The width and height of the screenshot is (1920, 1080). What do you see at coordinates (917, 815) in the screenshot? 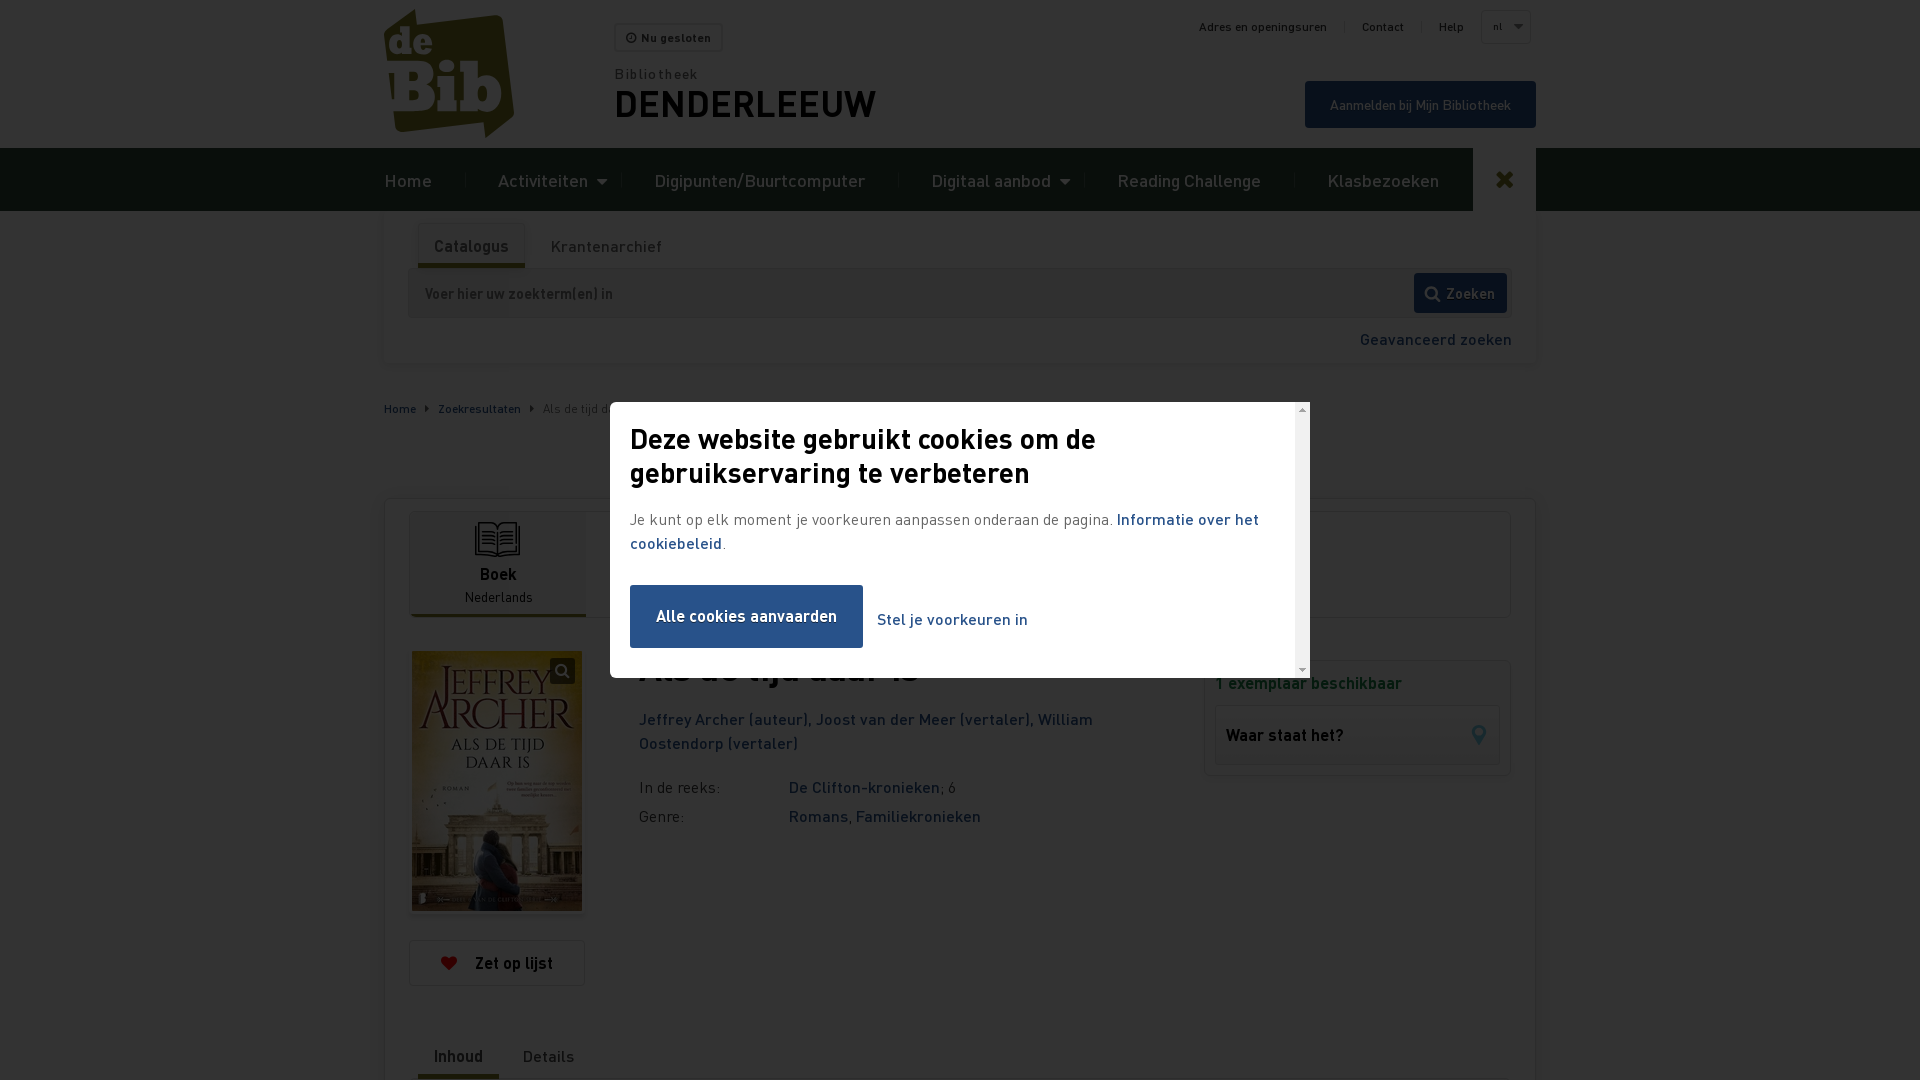
I see `'Familiekronieken'` at bounding box center [917, 815].